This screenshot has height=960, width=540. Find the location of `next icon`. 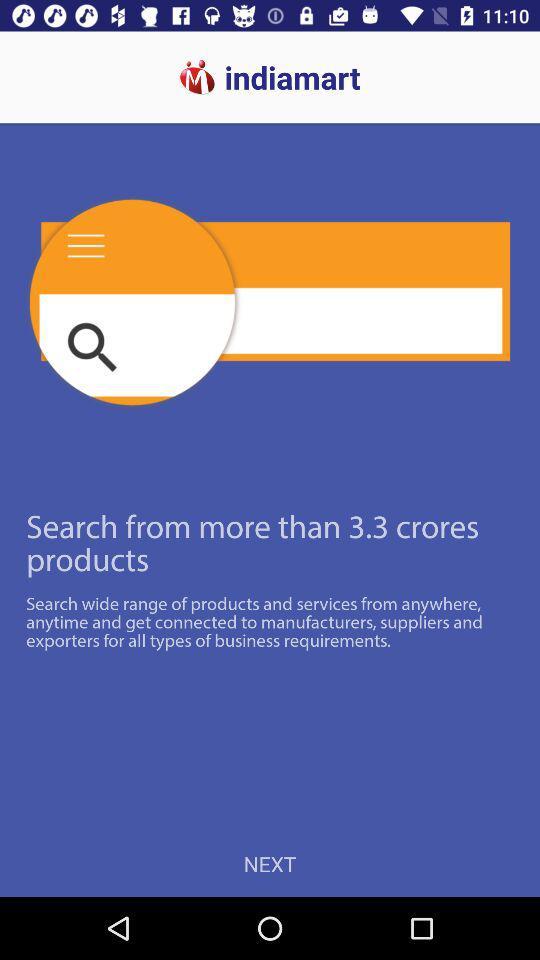

next icon is located at coordinates (270, 863).